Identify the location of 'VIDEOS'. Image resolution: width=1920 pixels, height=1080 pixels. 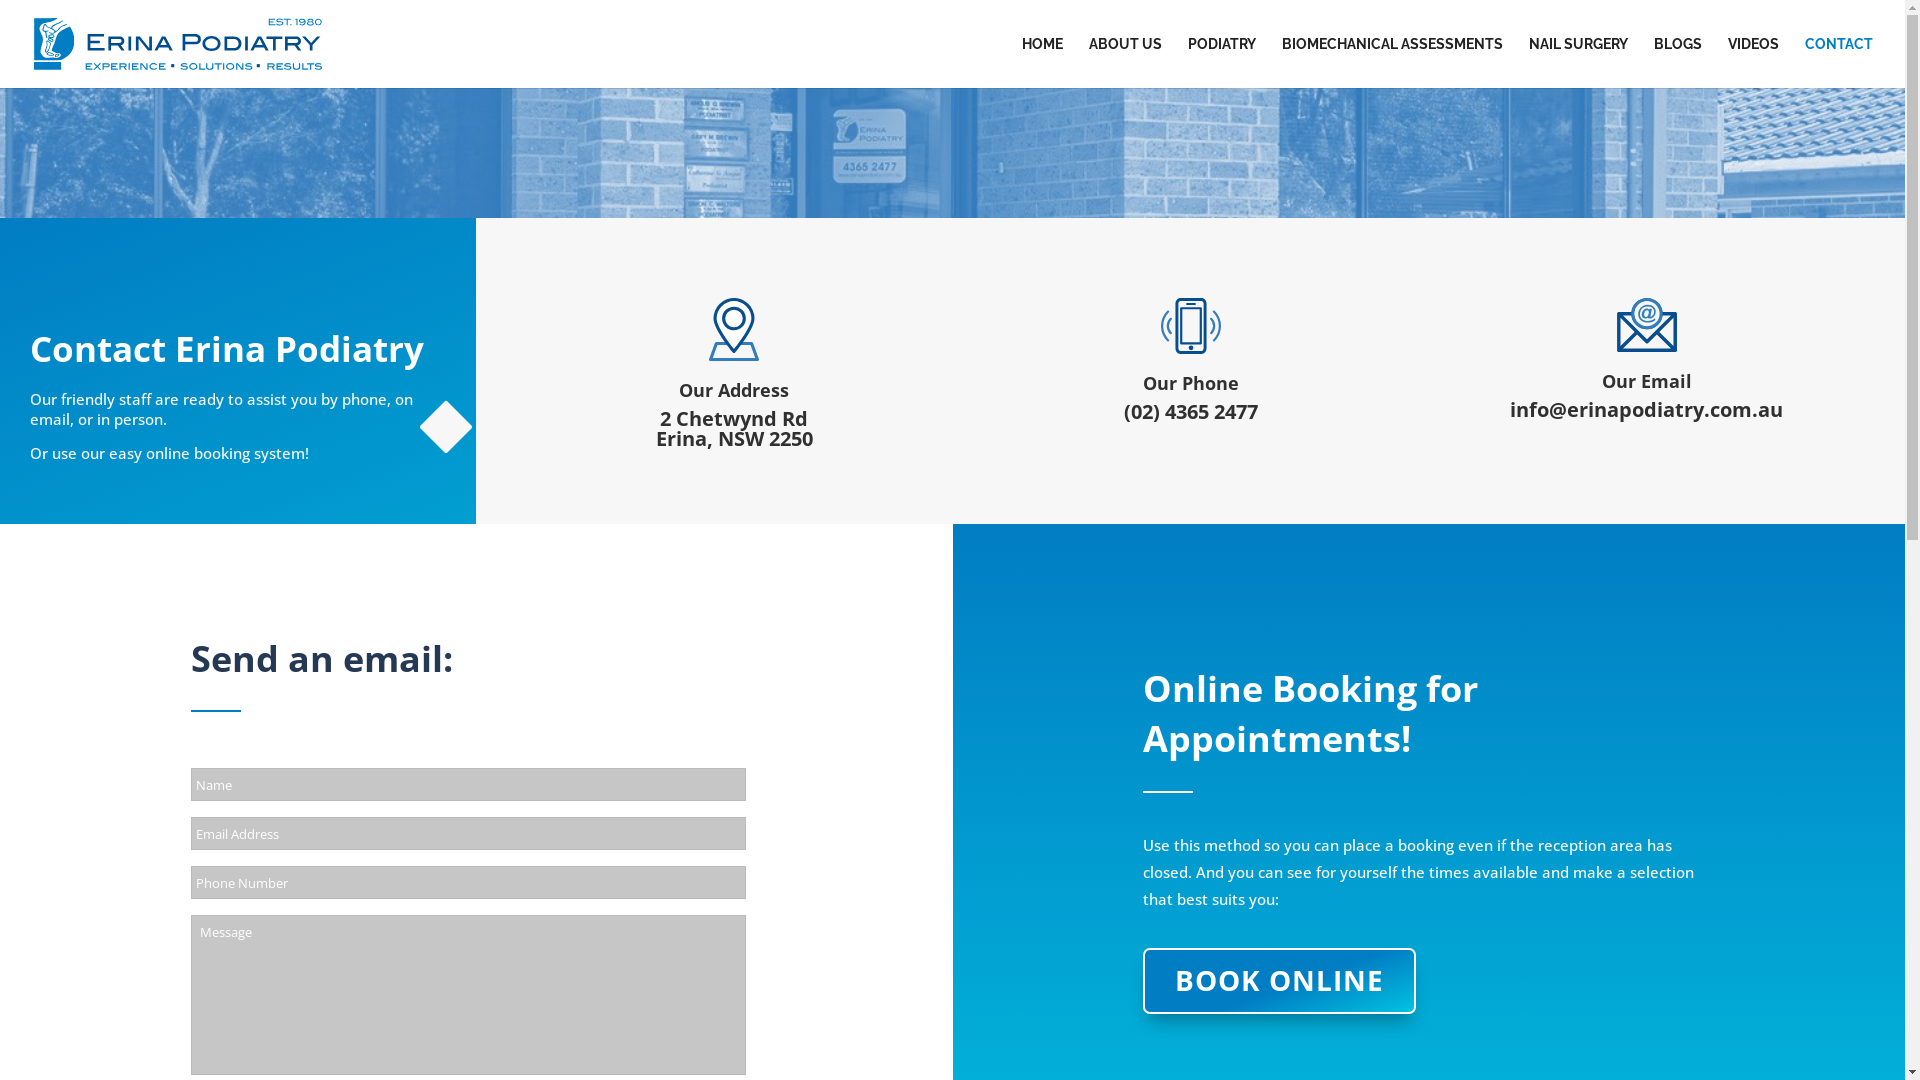
(1727, 61).